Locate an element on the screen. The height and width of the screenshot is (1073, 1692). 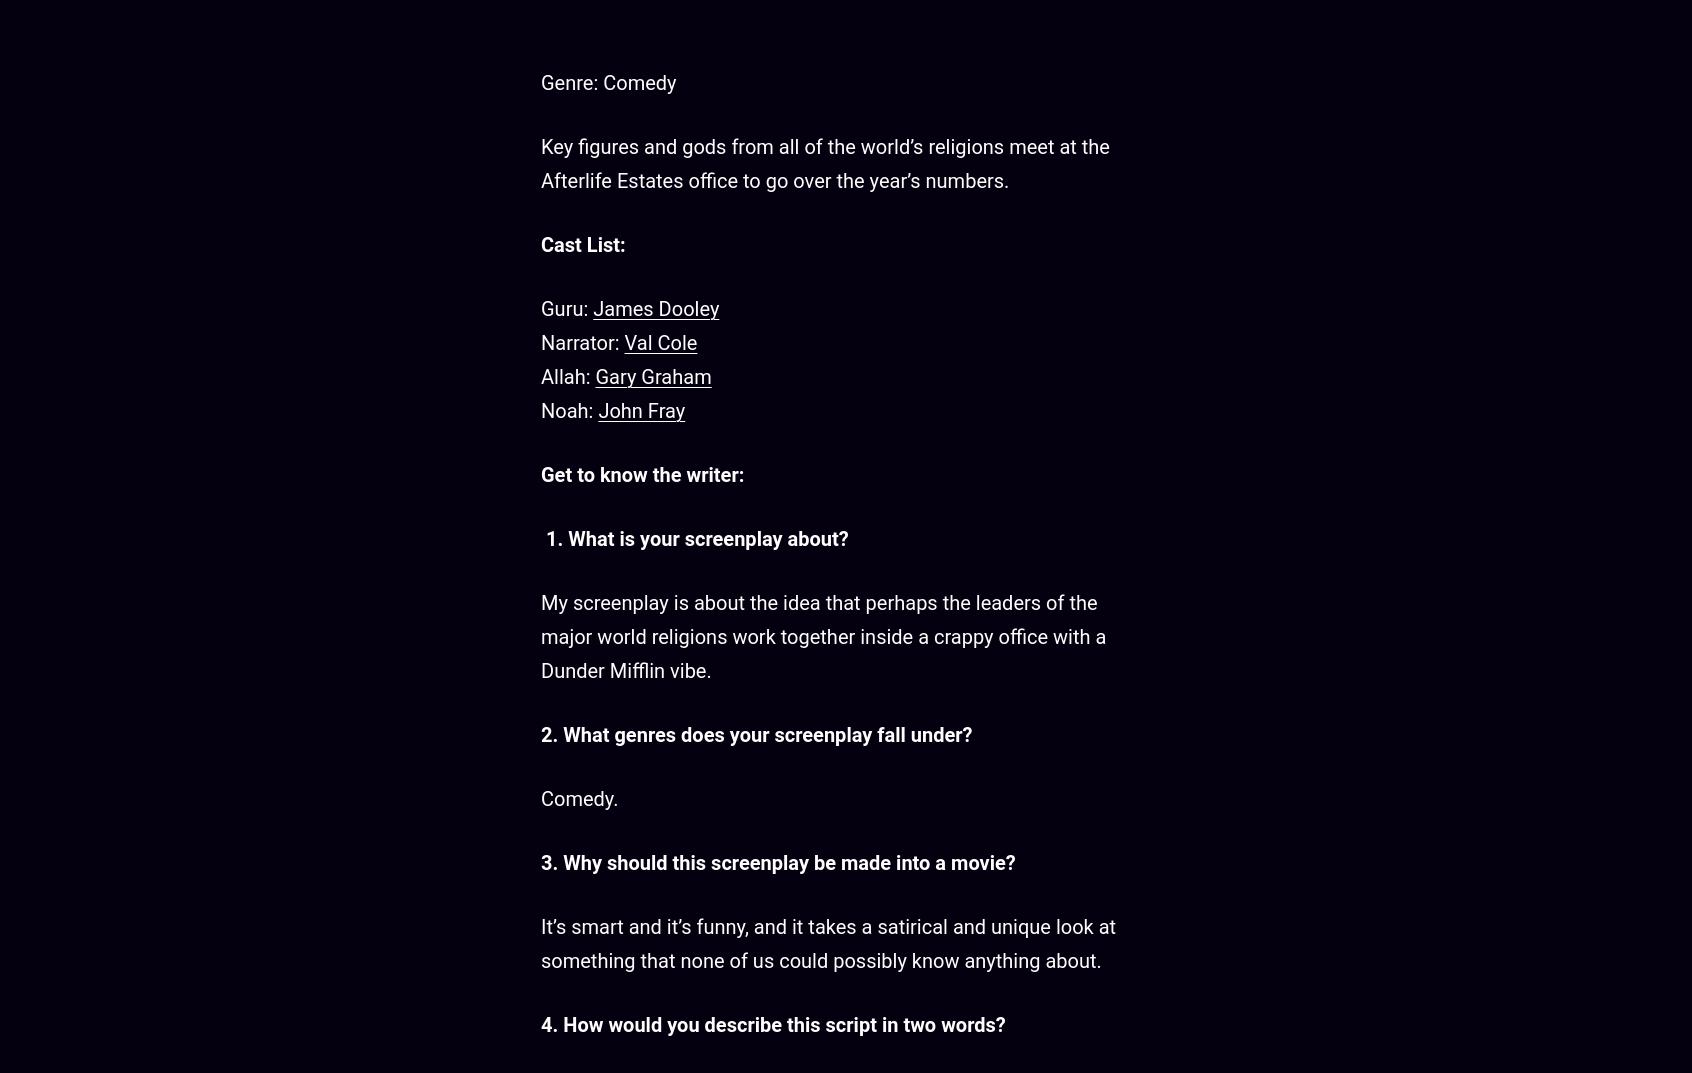
'Noah:' is located at coordinates (568, 409).